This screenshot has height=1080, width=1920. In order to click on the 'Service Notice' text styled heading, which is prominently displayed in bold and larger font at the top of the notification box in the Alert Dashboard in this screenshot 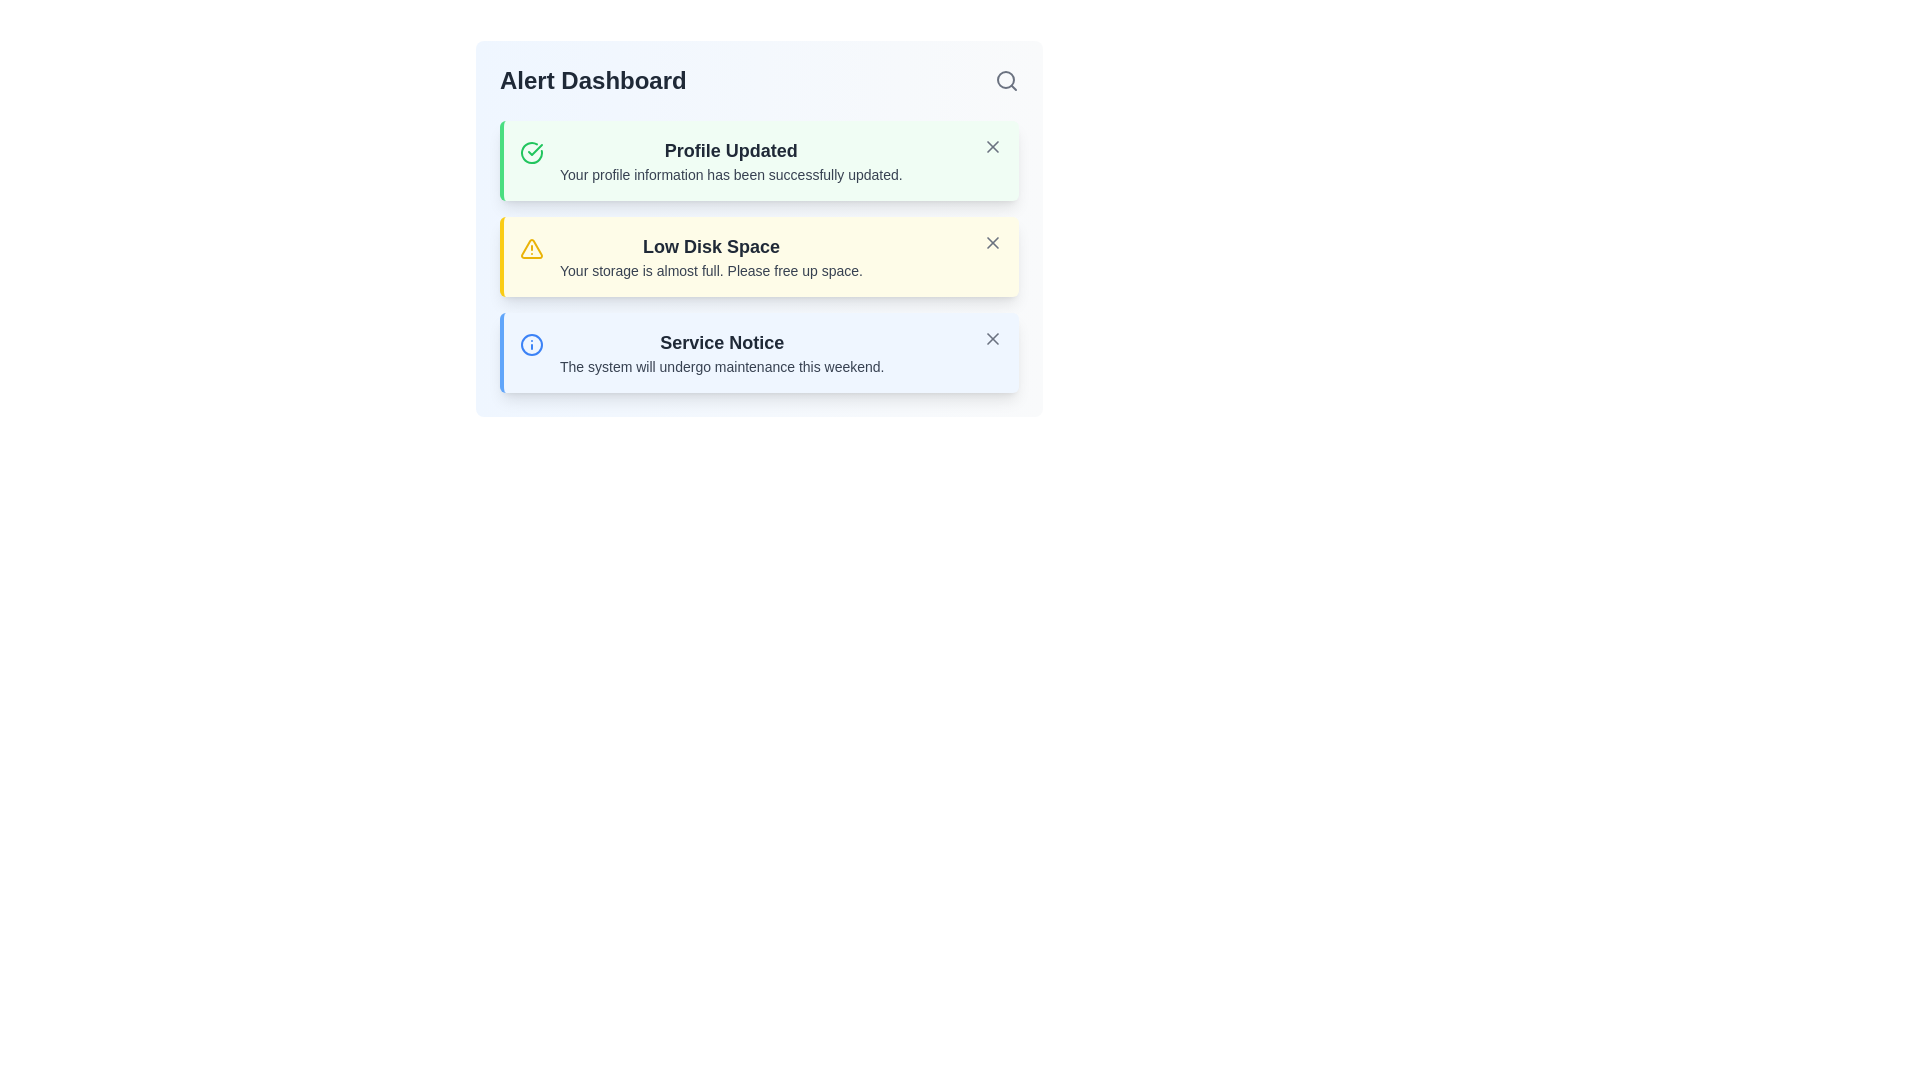, I will do `click(721, 342)`.